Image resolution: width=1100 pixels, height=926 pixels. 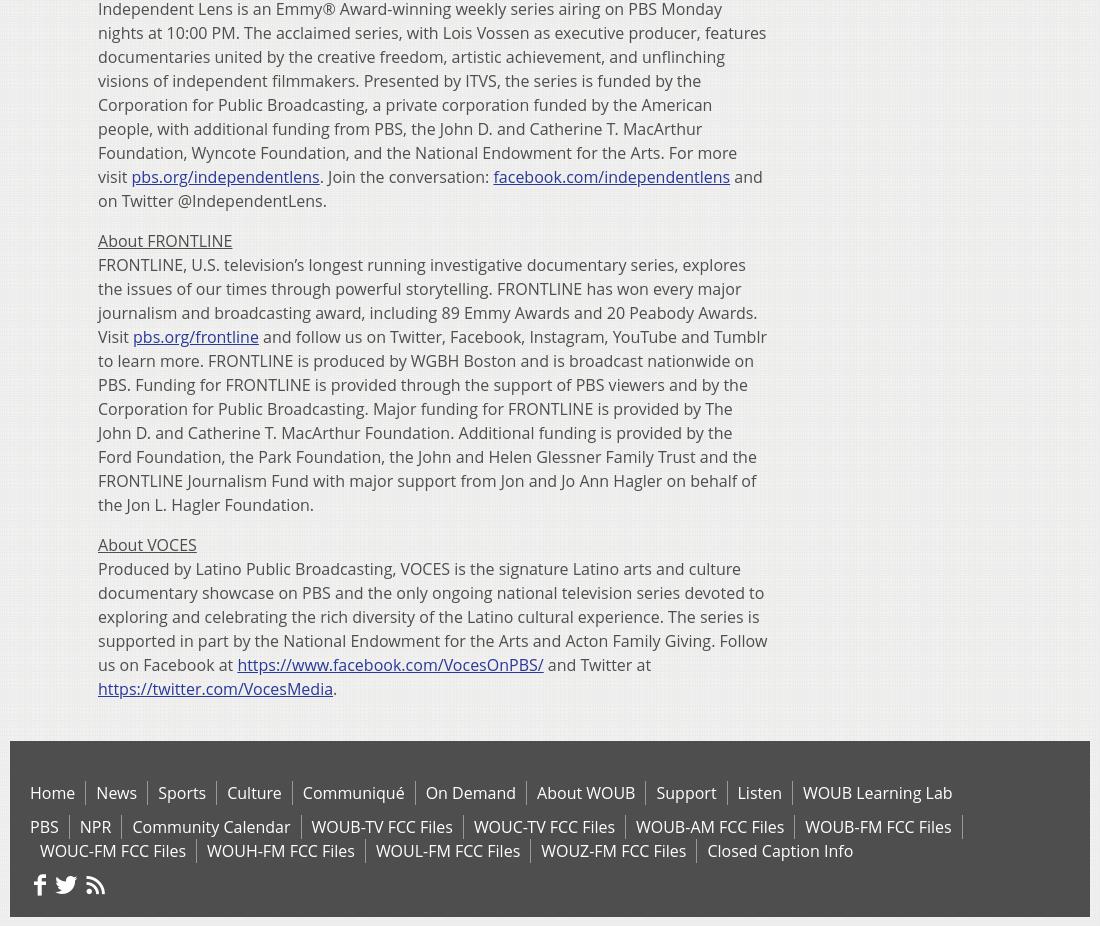 I want to click on 'WOUH-FM FCC Files', so click(x=279, y=849).